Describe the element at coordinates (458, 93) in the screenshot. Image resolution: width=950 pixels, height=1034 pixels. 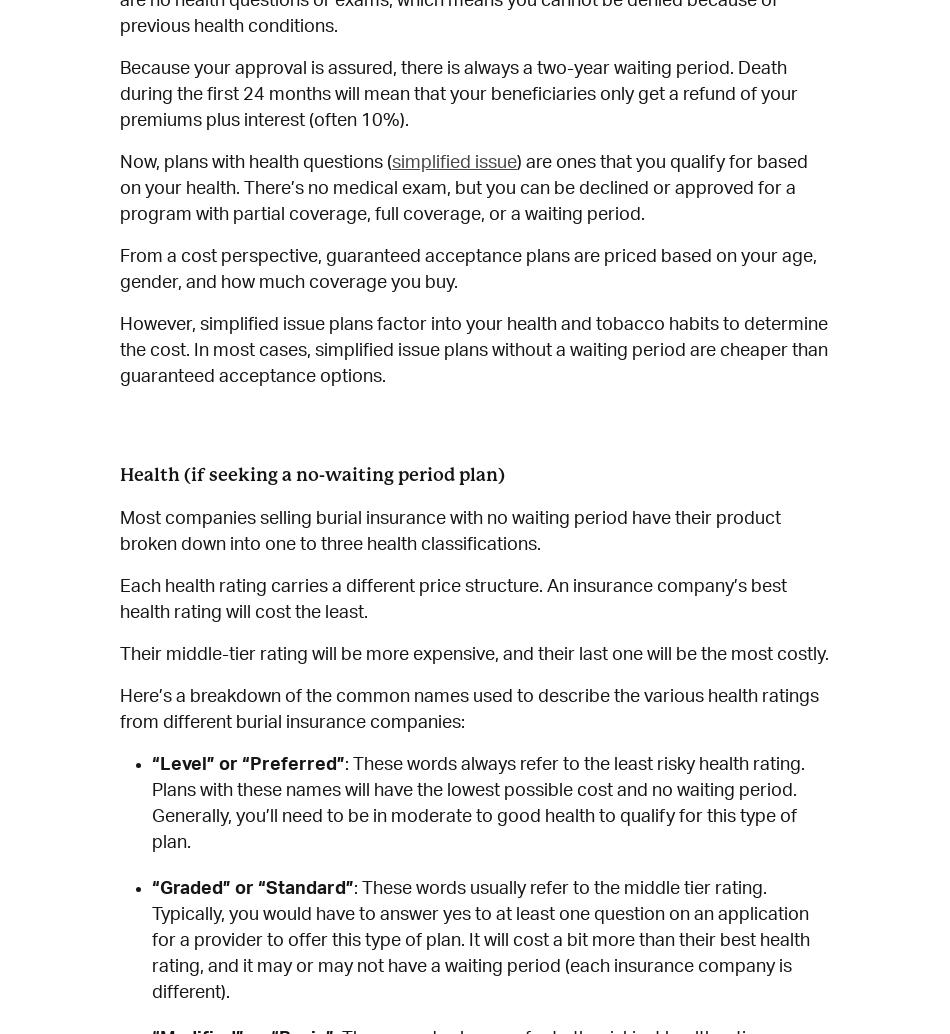
I see `'Because your approval is assured, there is always a two-year waiting period. Death during the first 24 months will mean that your beneficiaries only get a refund of your premiums plus interest (often 10%).'` at that location.